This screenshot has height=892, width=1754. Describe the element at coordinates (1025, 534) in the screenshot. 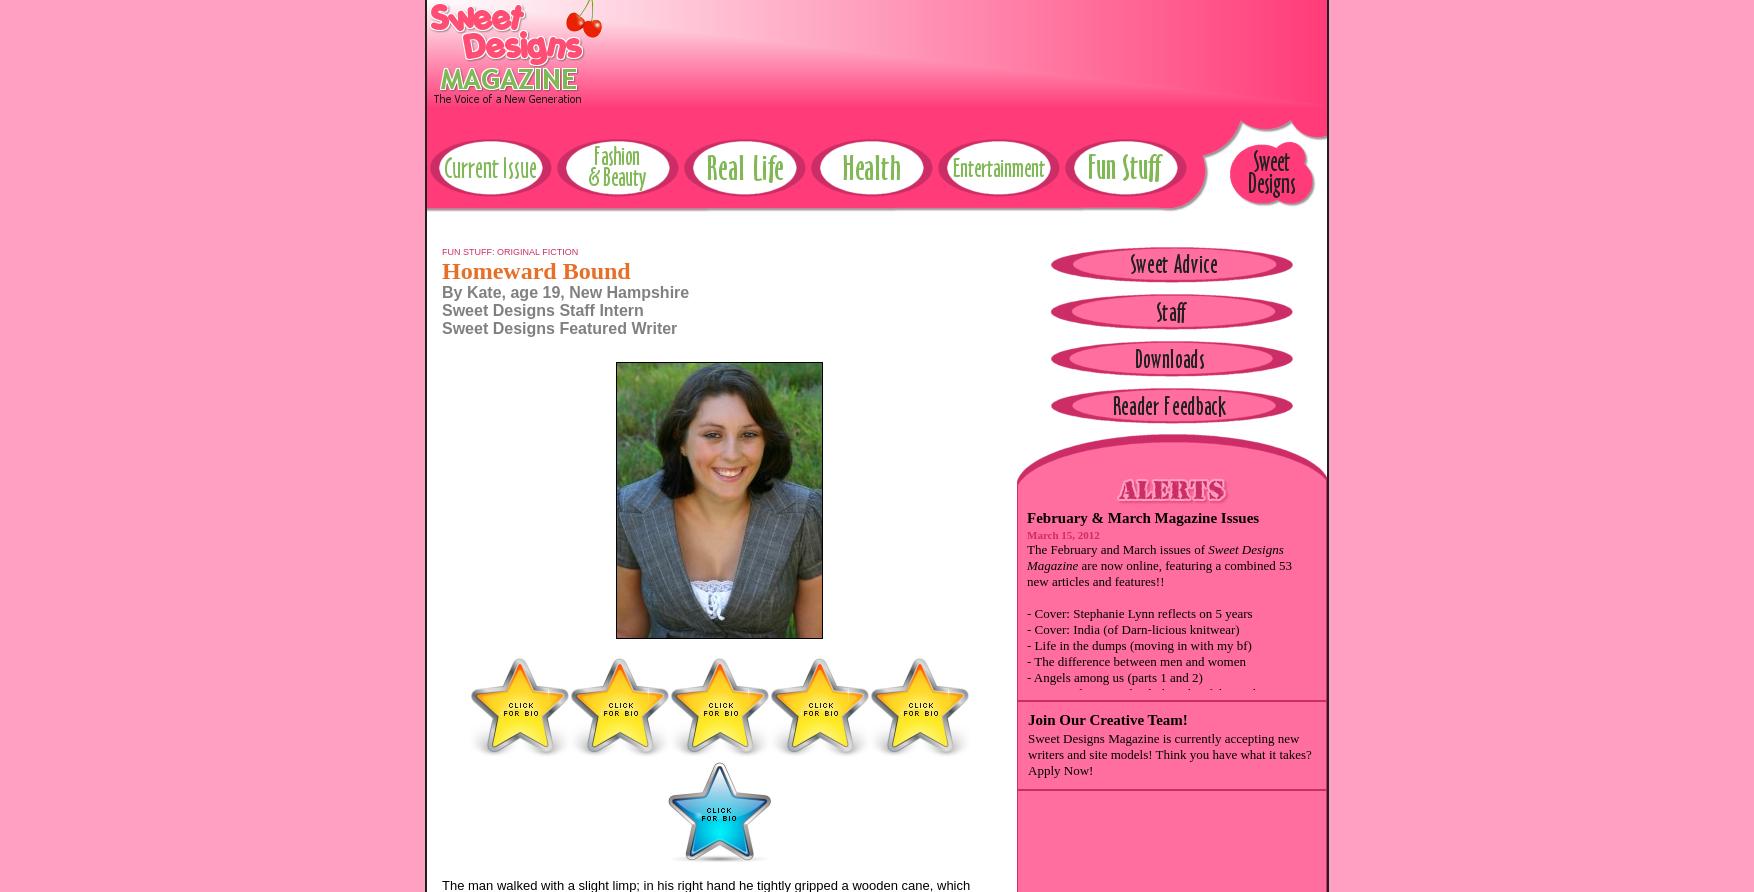

I see `'March 15, 2012'` at that location.